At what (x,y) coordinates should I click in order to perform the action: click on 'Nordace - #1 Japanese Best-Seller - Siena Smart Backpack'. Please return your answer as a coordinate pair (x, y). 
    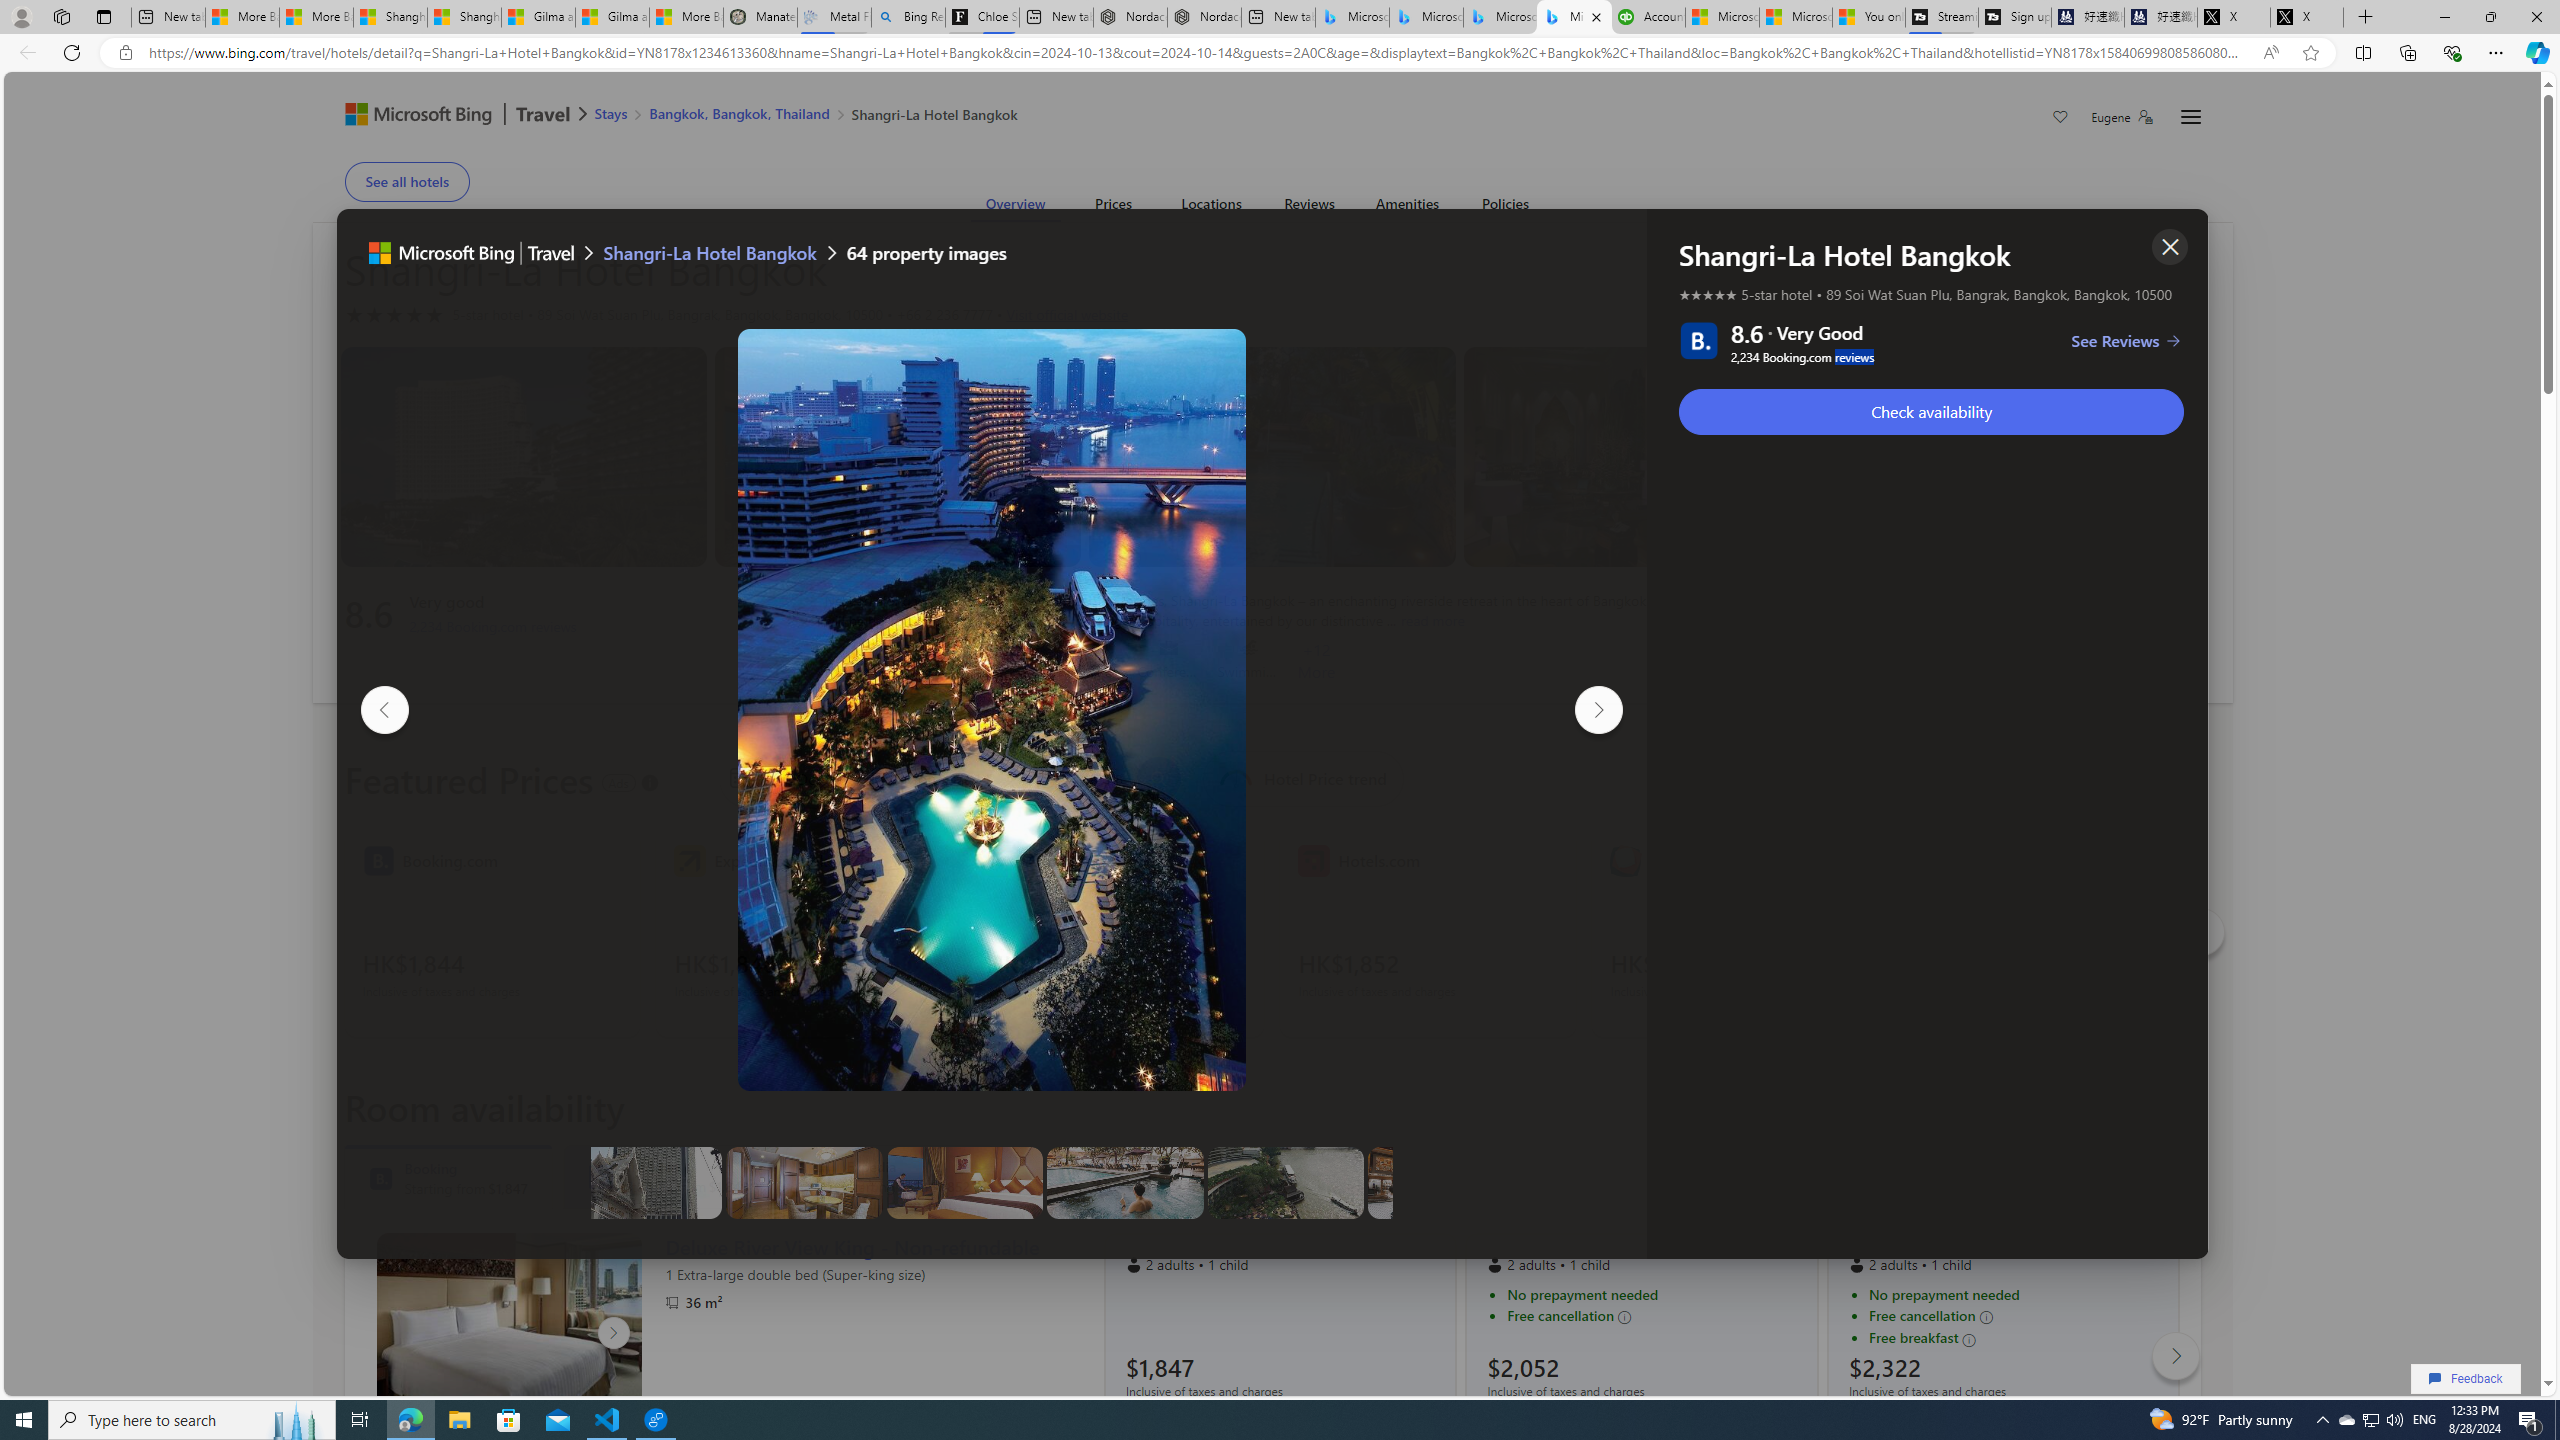
    Looking at the image, I should click on (1203, 16).